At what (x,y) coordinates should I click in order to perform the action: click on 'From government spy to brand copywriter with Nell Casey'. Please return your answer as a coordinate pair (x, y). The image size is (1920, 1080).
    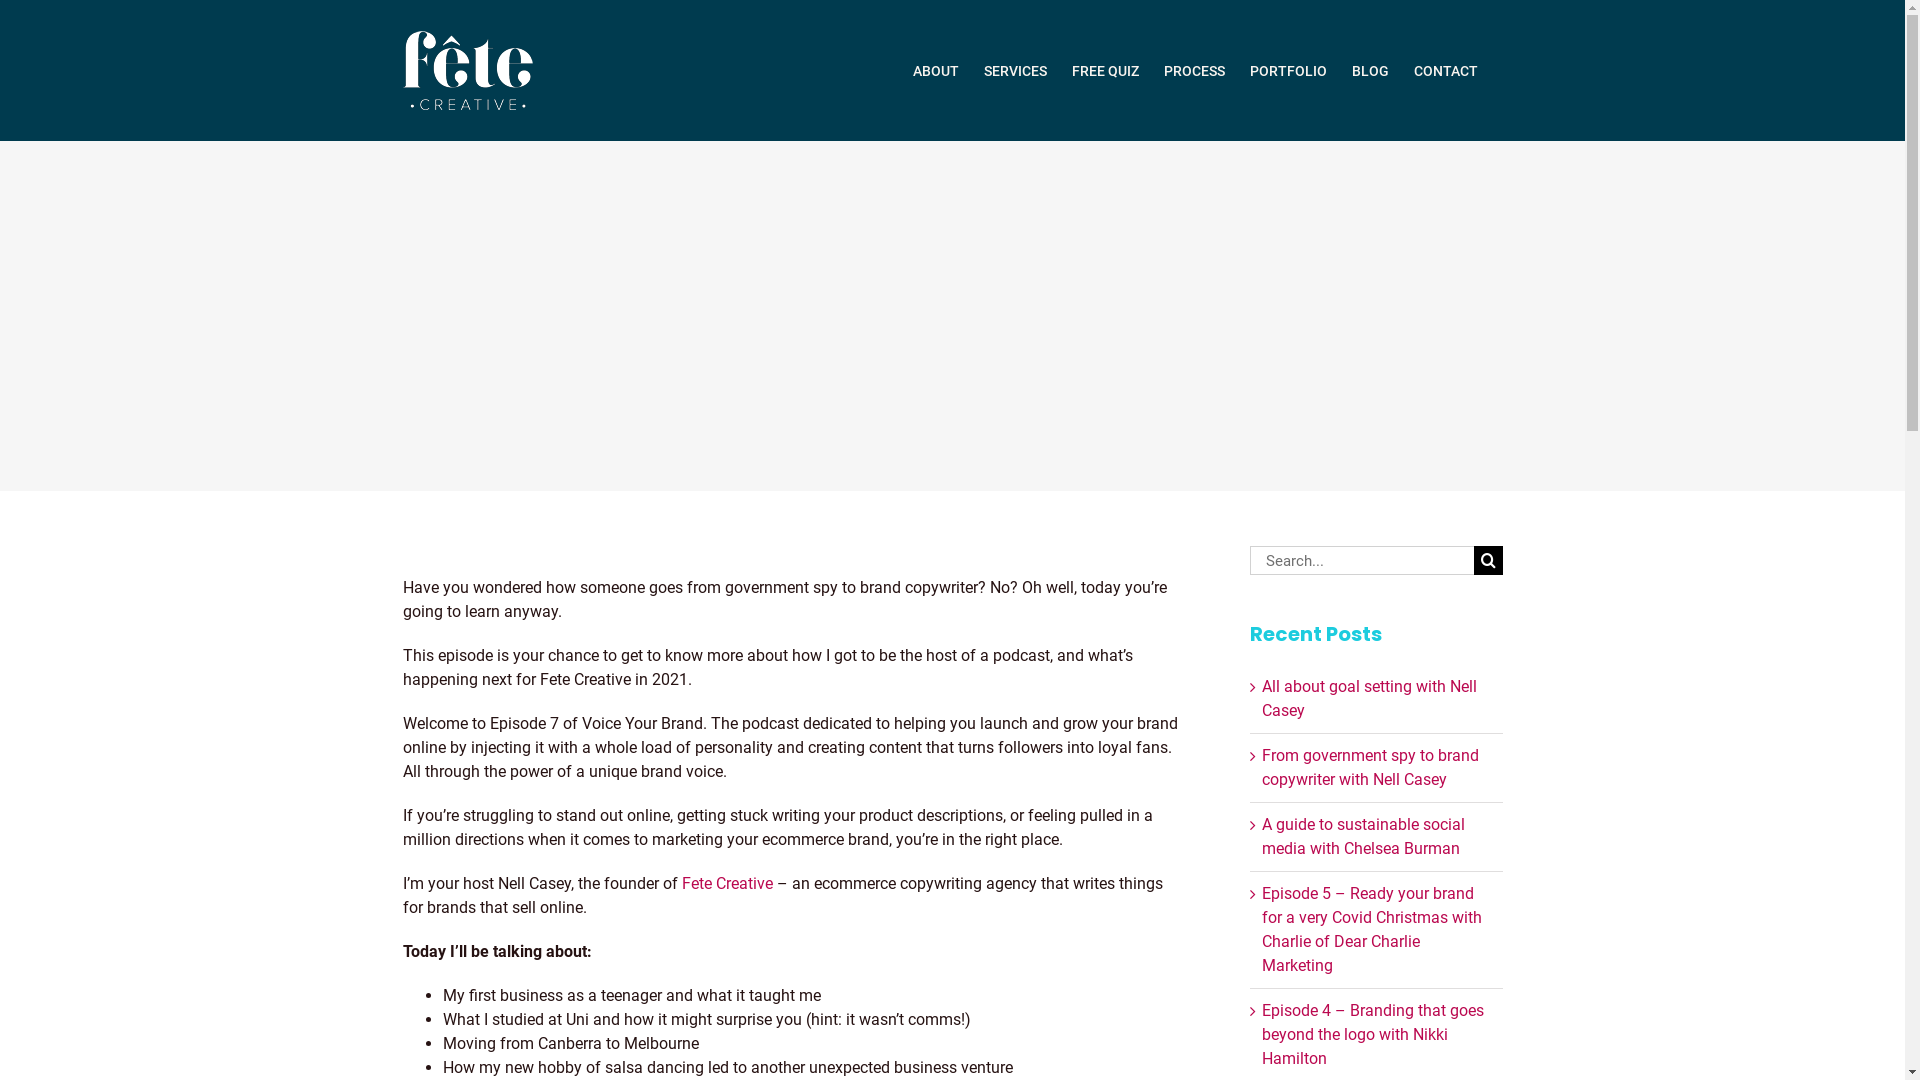
    Looking at the image, I should click on (1369, 766).